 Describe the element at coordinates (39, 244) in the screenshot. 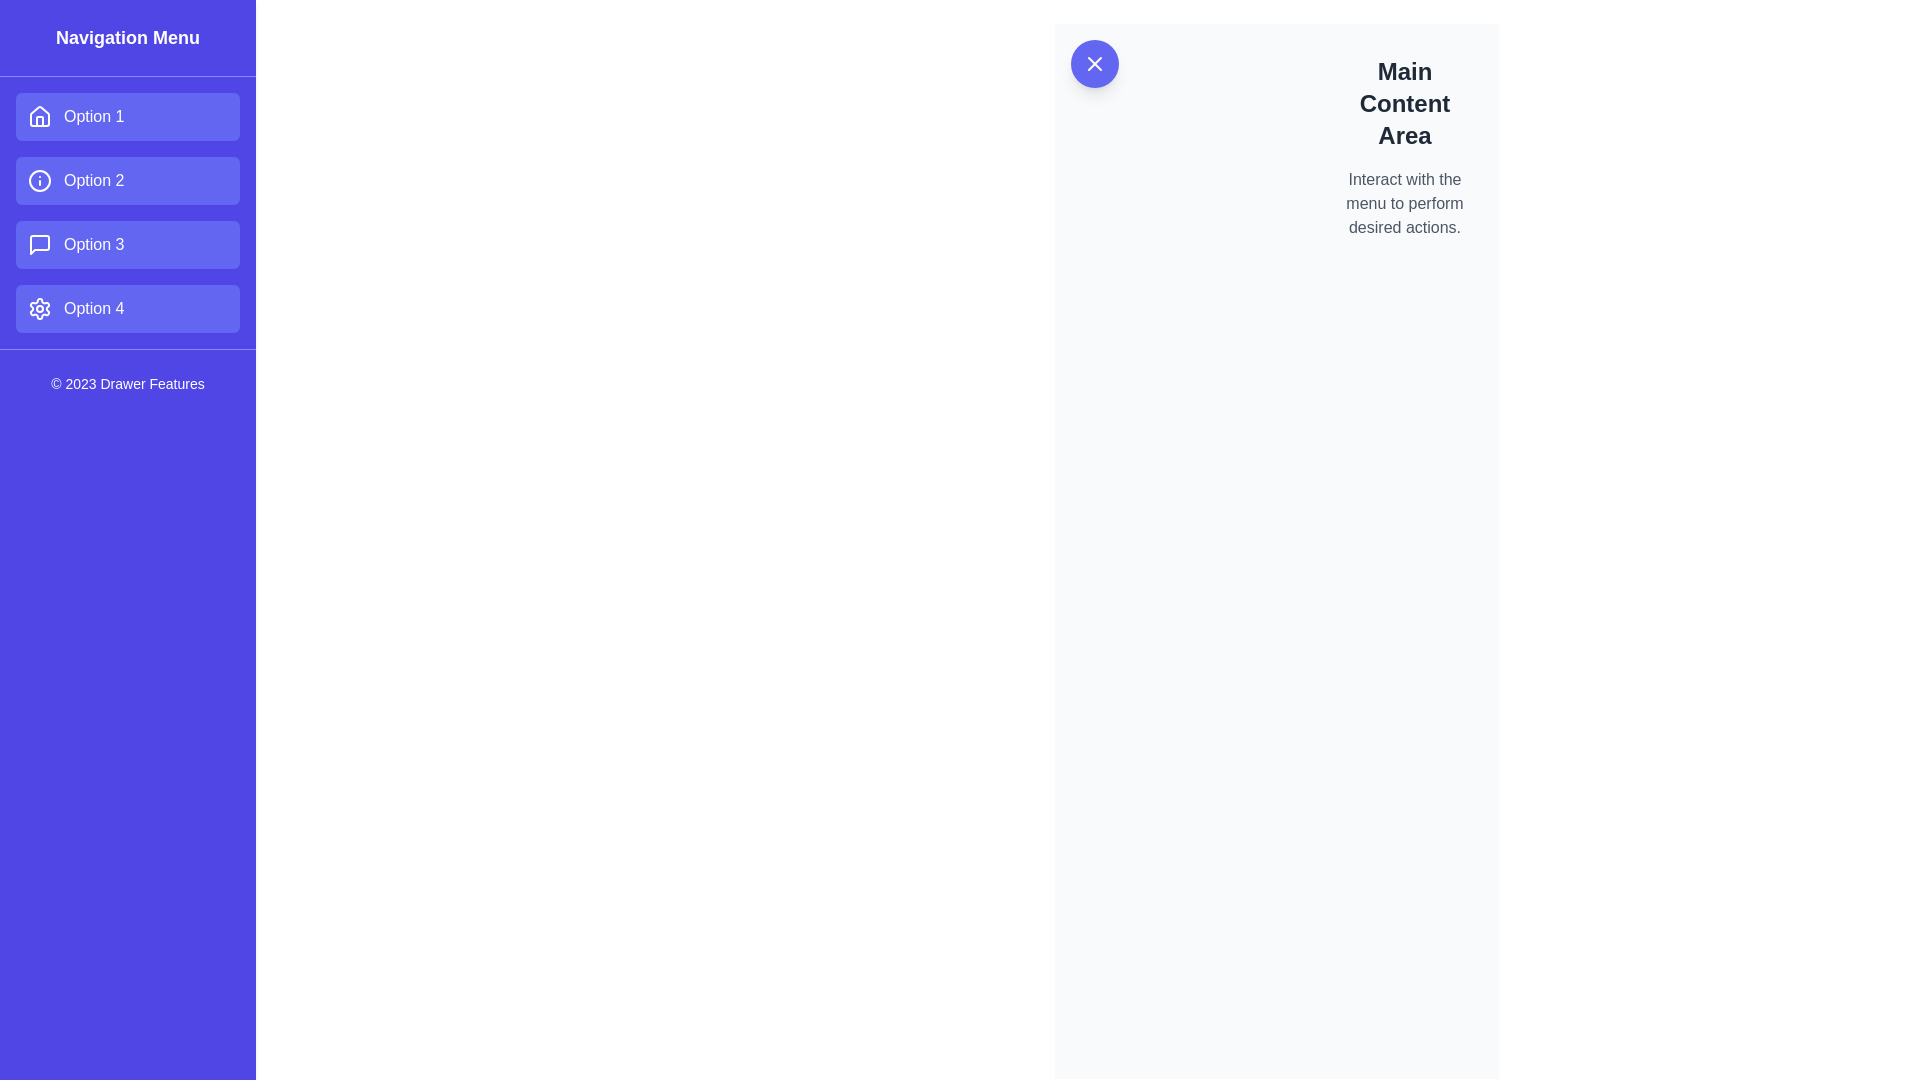

I see `the speech bubble icon in the sidebar menu labeled 'Option 3', which represents messages or comments` at that location.